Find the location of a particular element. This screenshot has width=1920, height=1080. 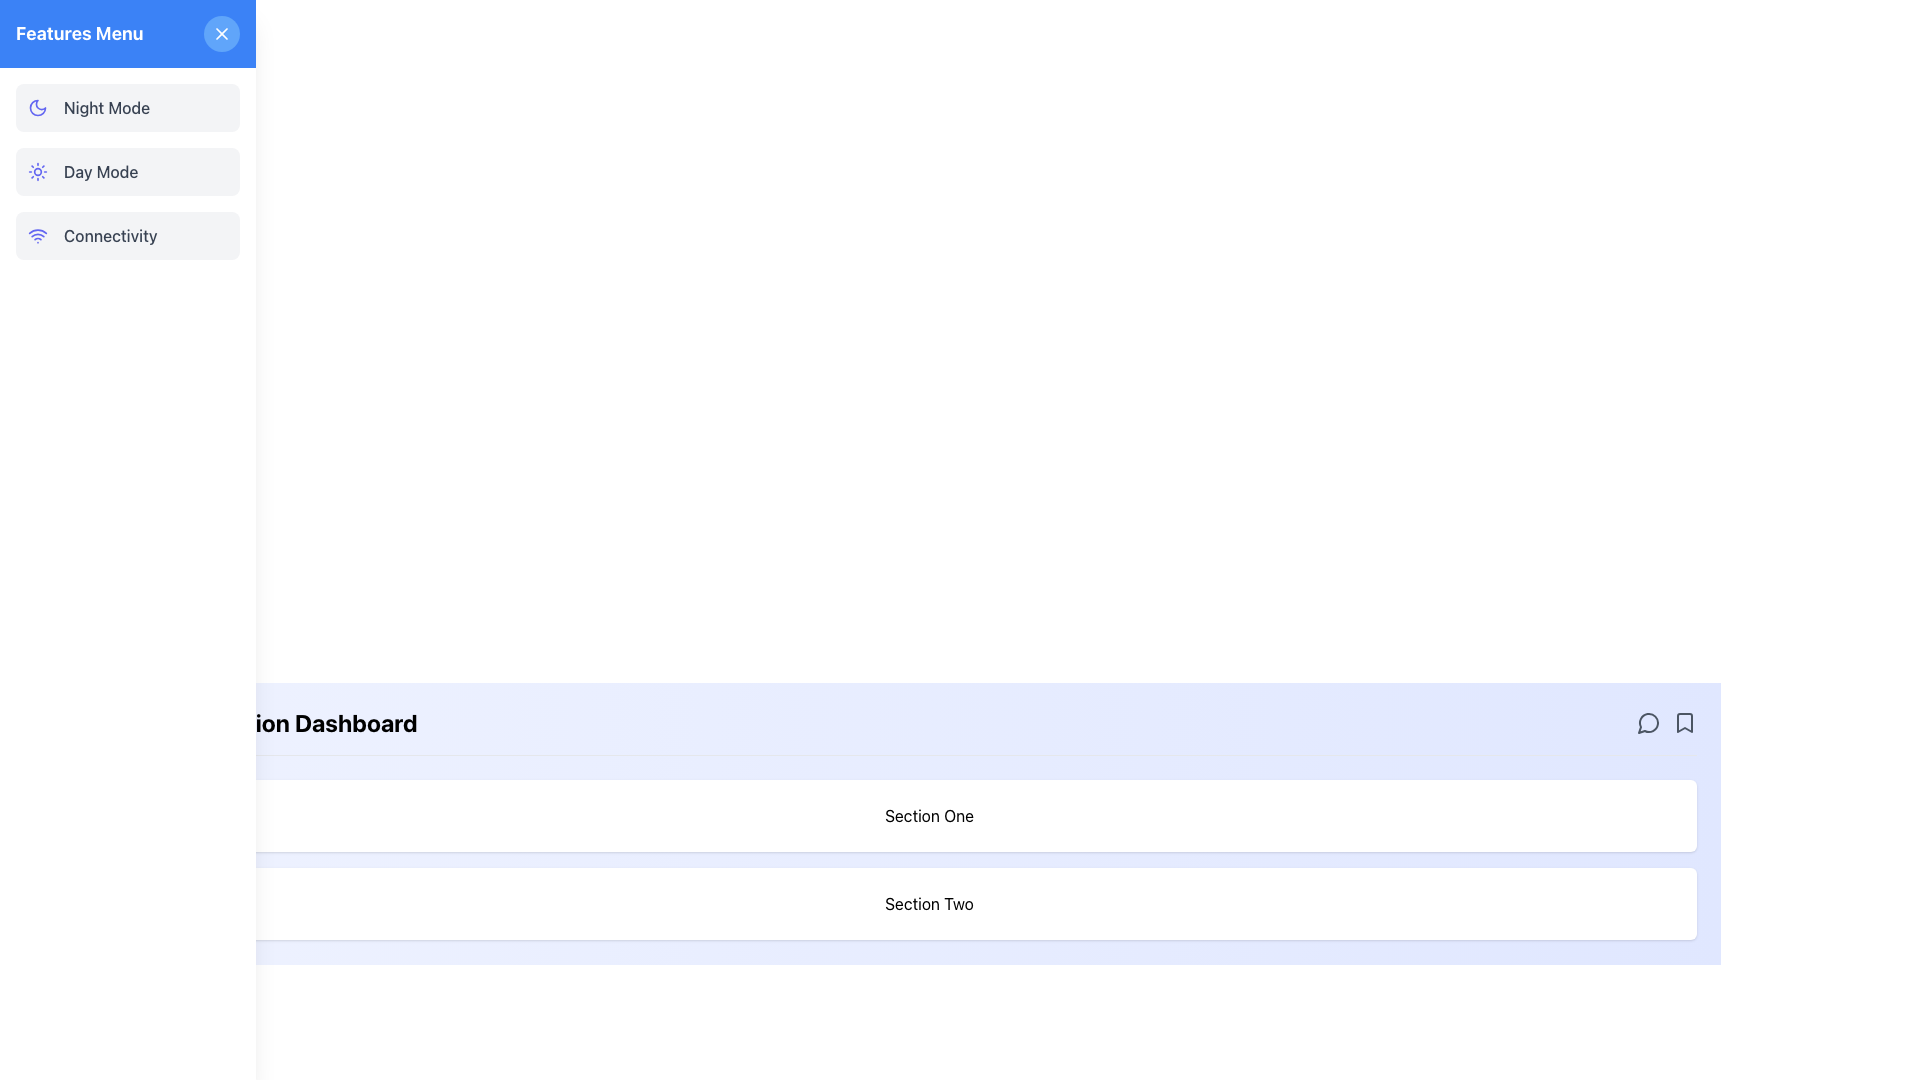

text label that reads 'Connectivity', which is styled with a gray font and located in the left panel of the interface, positioned as the third item in a menu section is located at coordinates (109, 234).